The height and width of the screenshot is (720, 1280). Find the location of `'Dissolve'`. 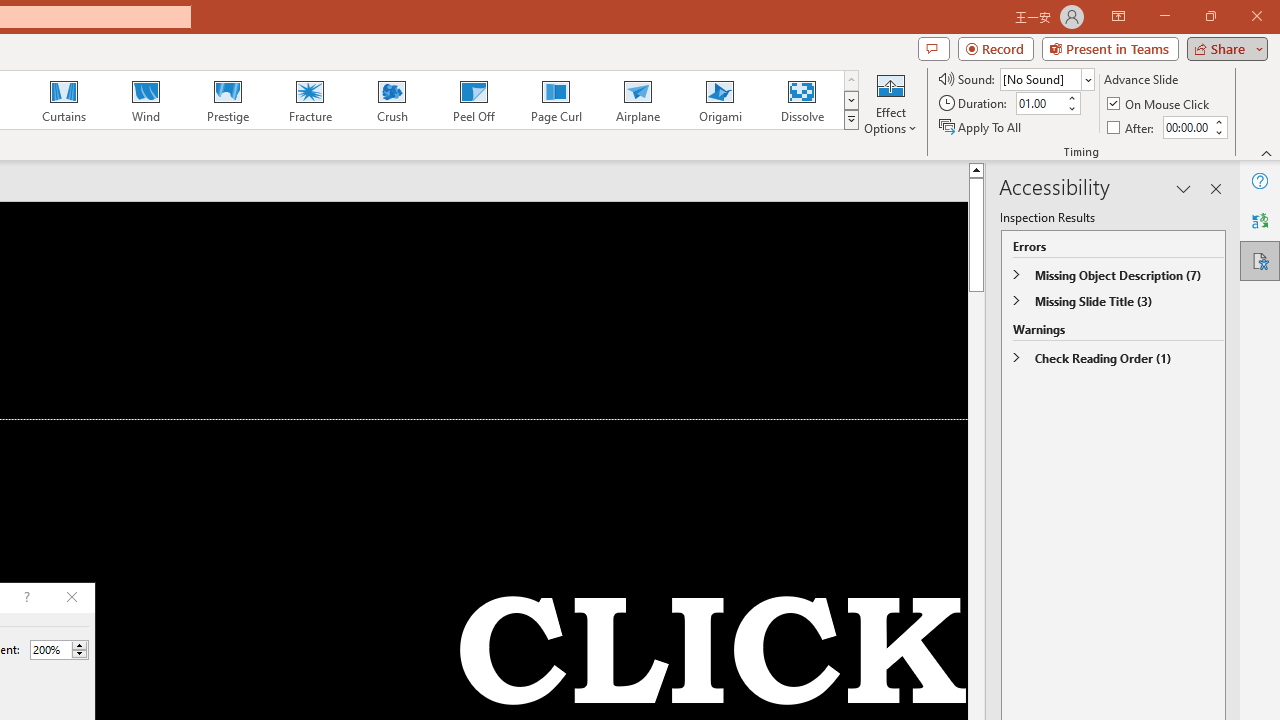

'Dissolve' is located at coordinates (802, 100).